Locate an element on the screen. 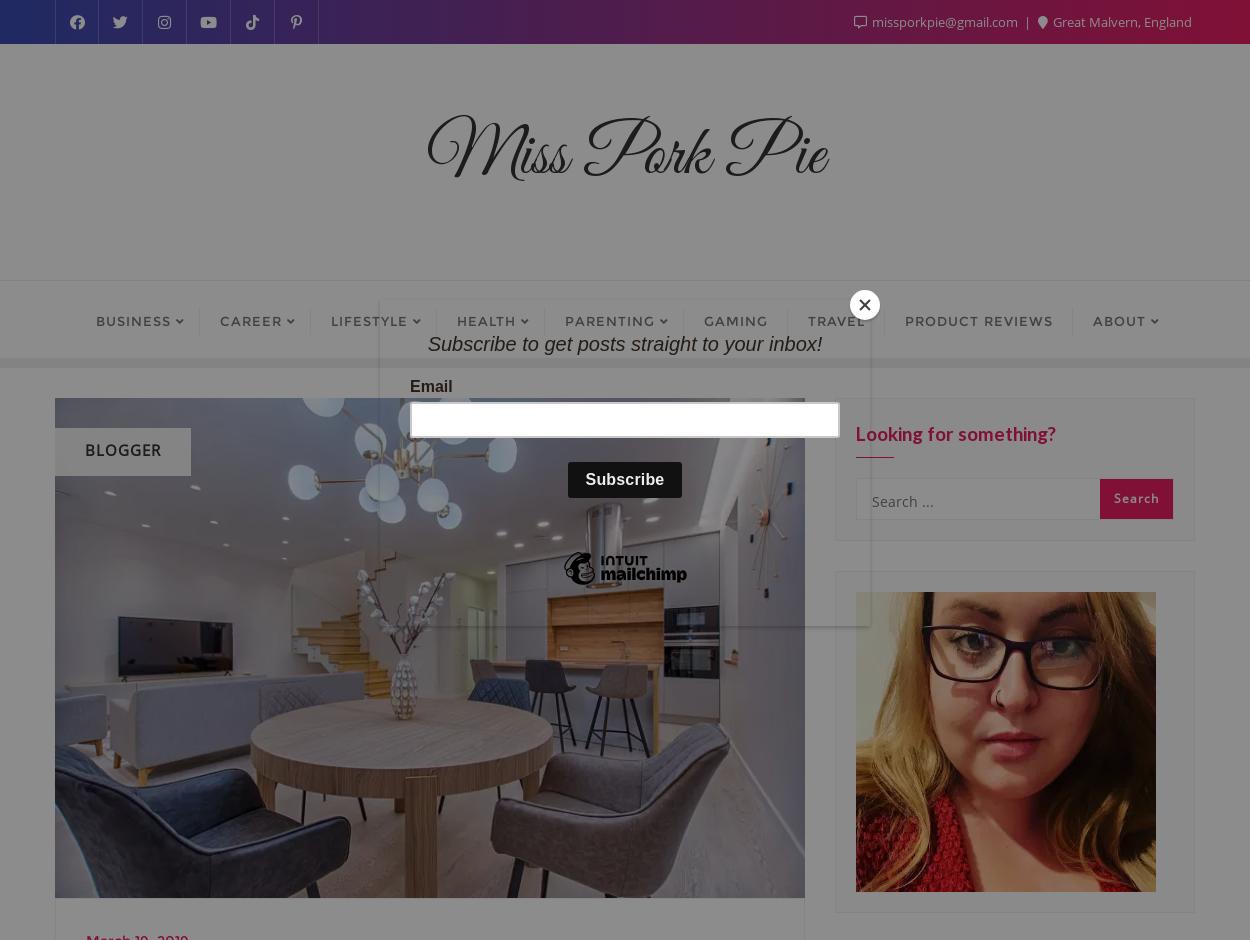  'Miss Pork Pie' is located at coordinates (623, 155).